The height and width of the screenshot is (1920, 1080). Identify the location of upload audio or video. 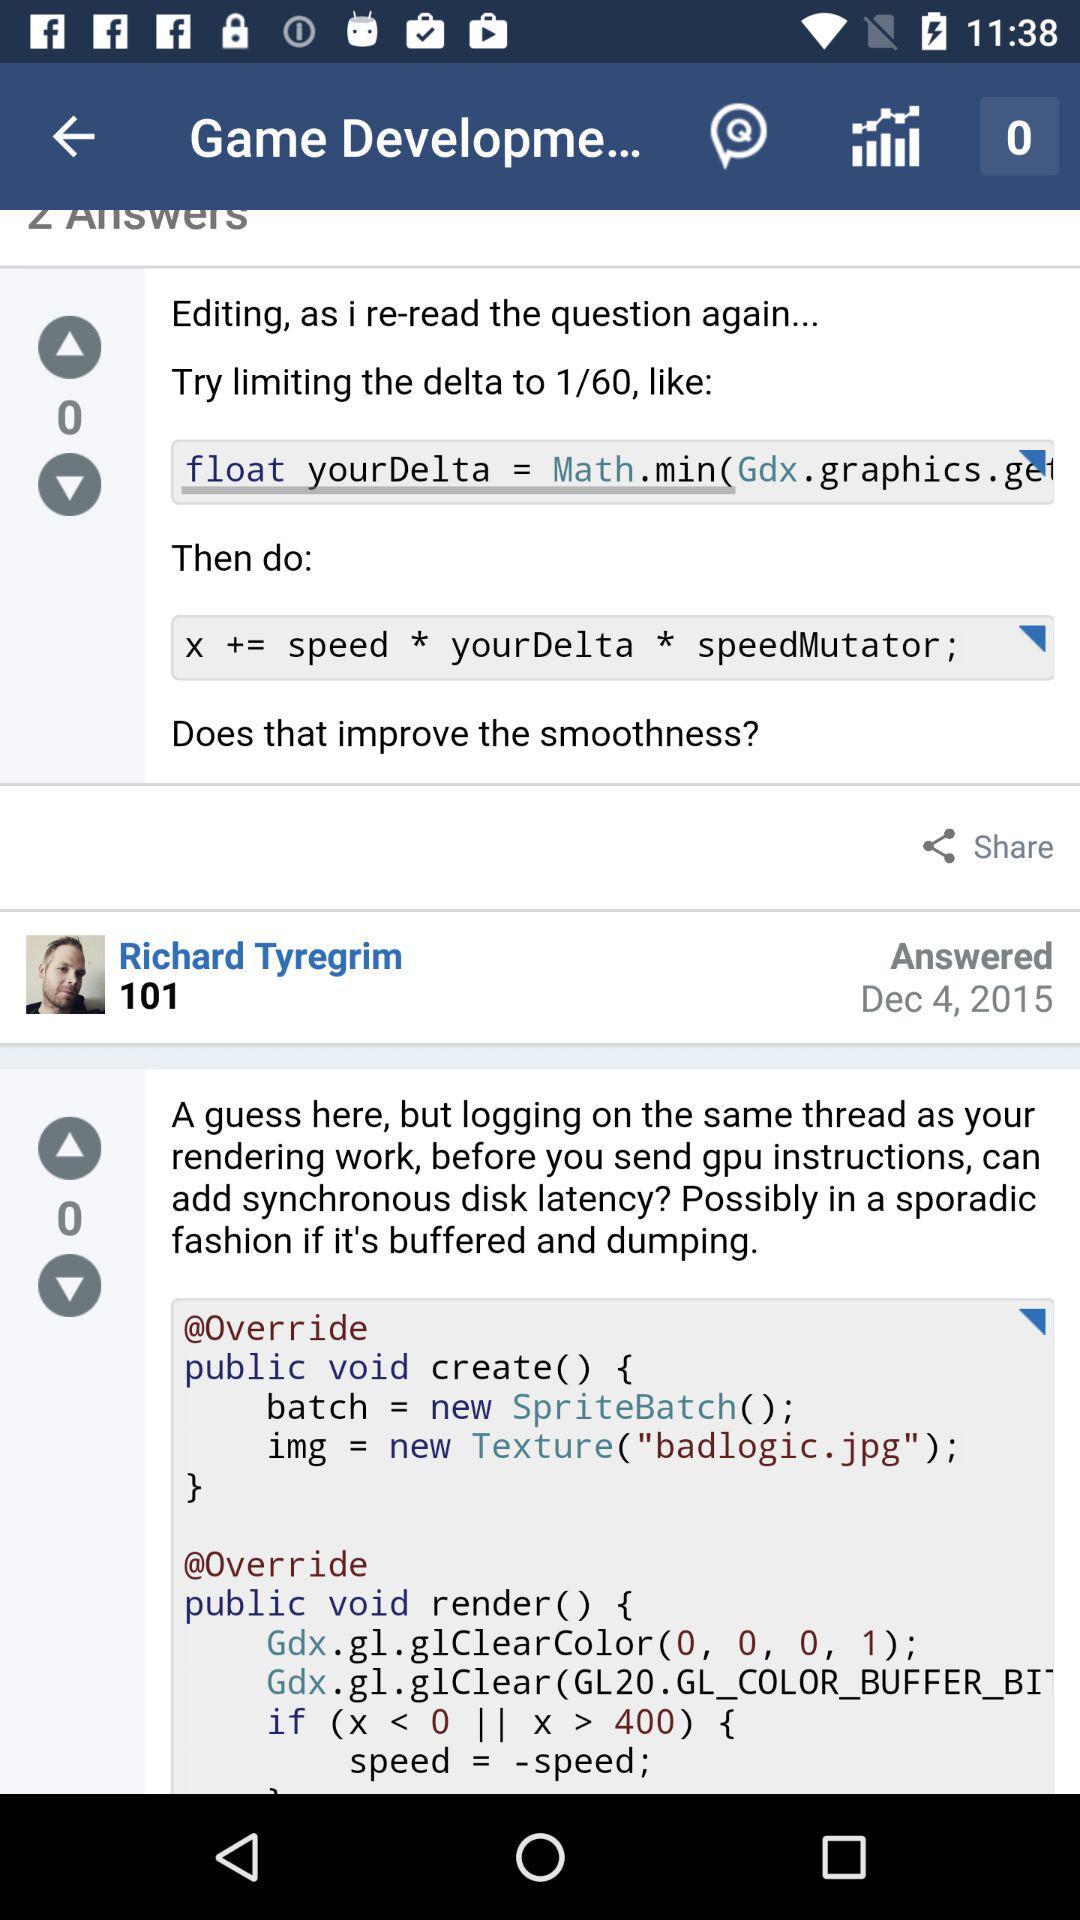
(68, 347).